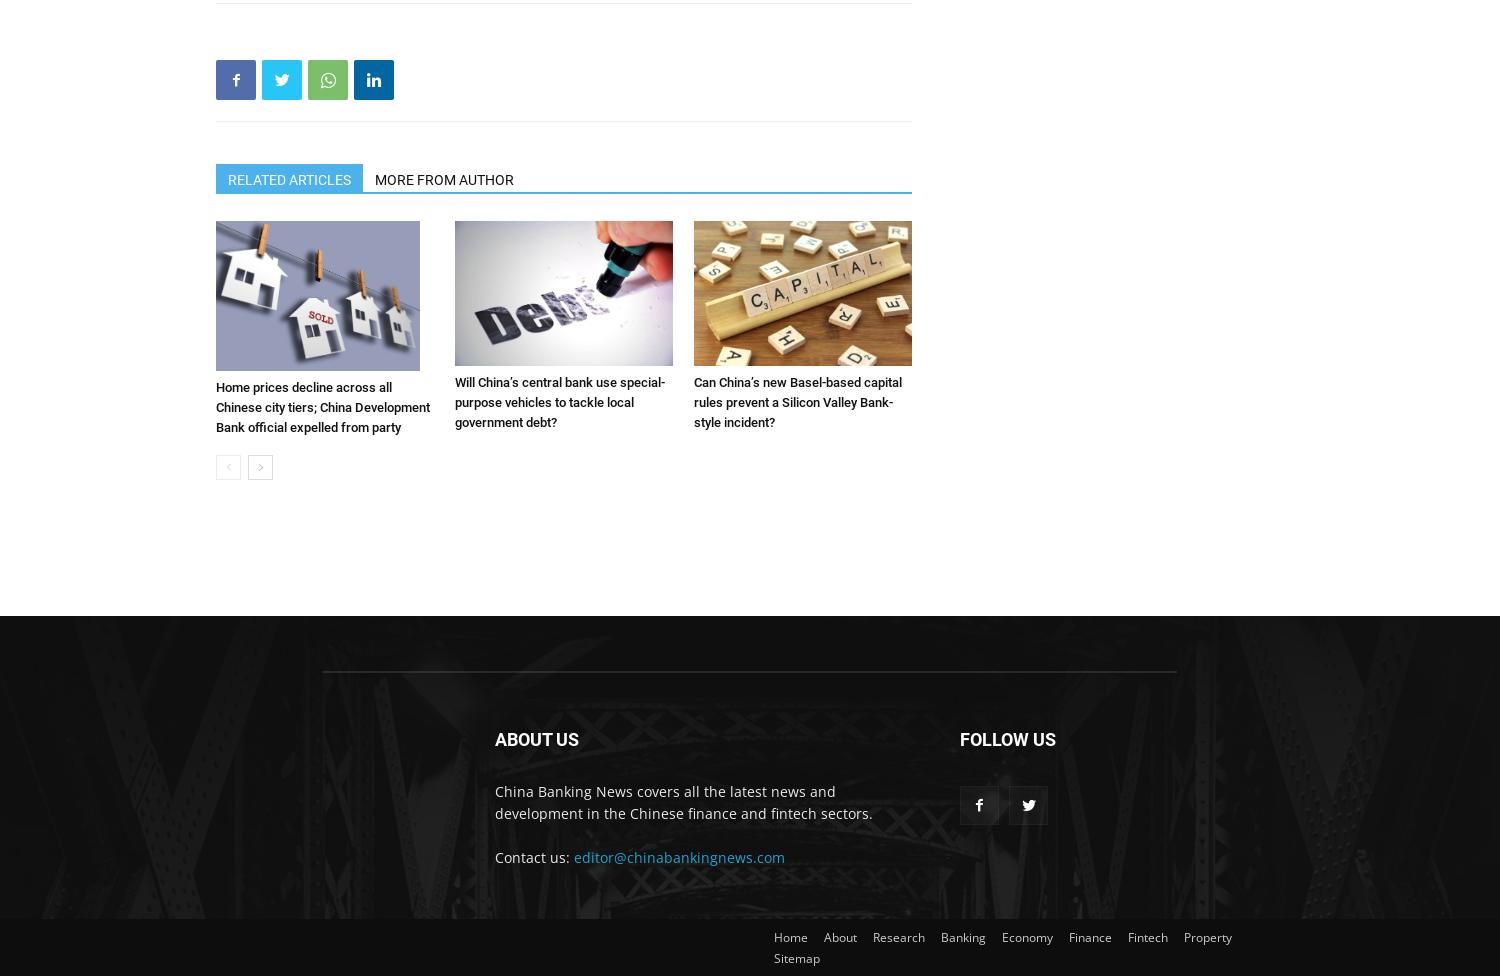 This screenshot has width=1500, height=976. Describe the element at coordinates (453, 401) in the screenshot. I see `'Will China’s central bank use special-purpose vehicles to tackle local government debt?'` at that location.